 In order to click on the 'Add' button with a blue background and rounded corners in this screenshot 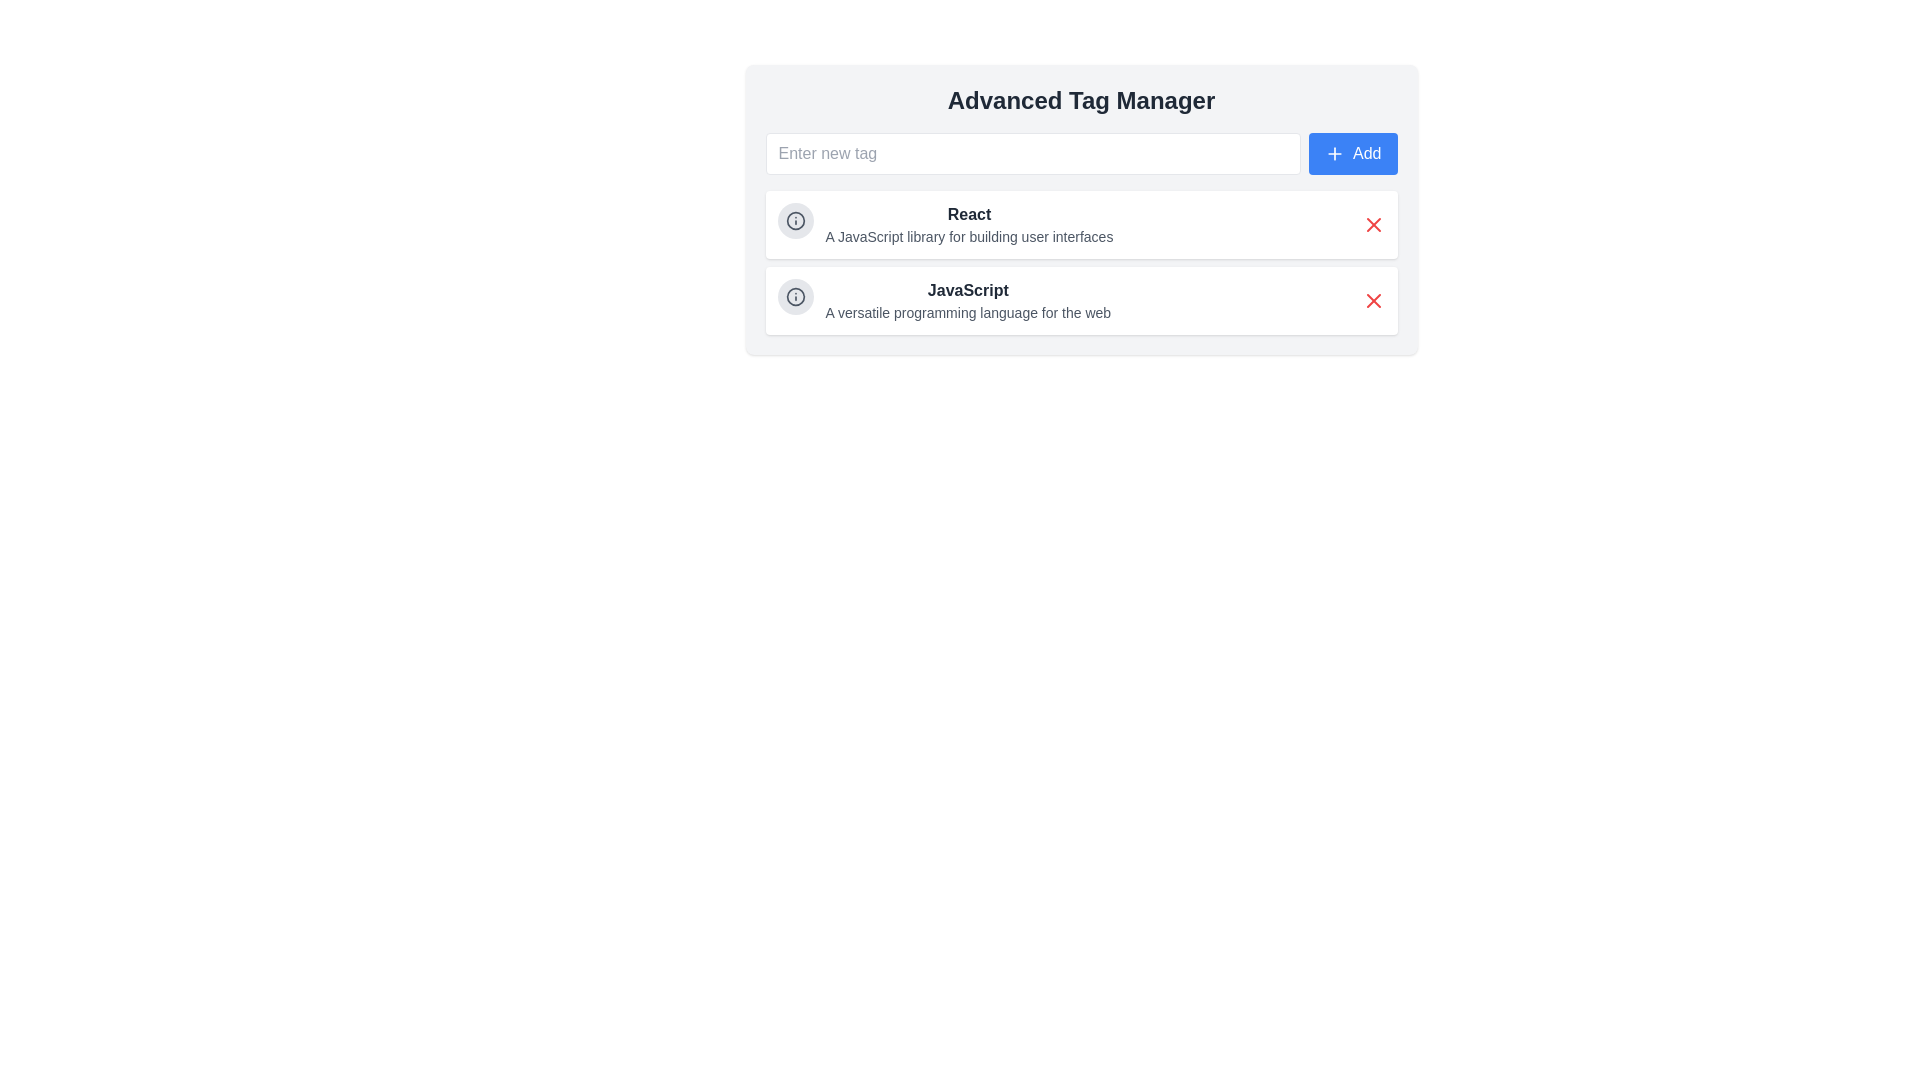, I will do `click(1353, 153)`.